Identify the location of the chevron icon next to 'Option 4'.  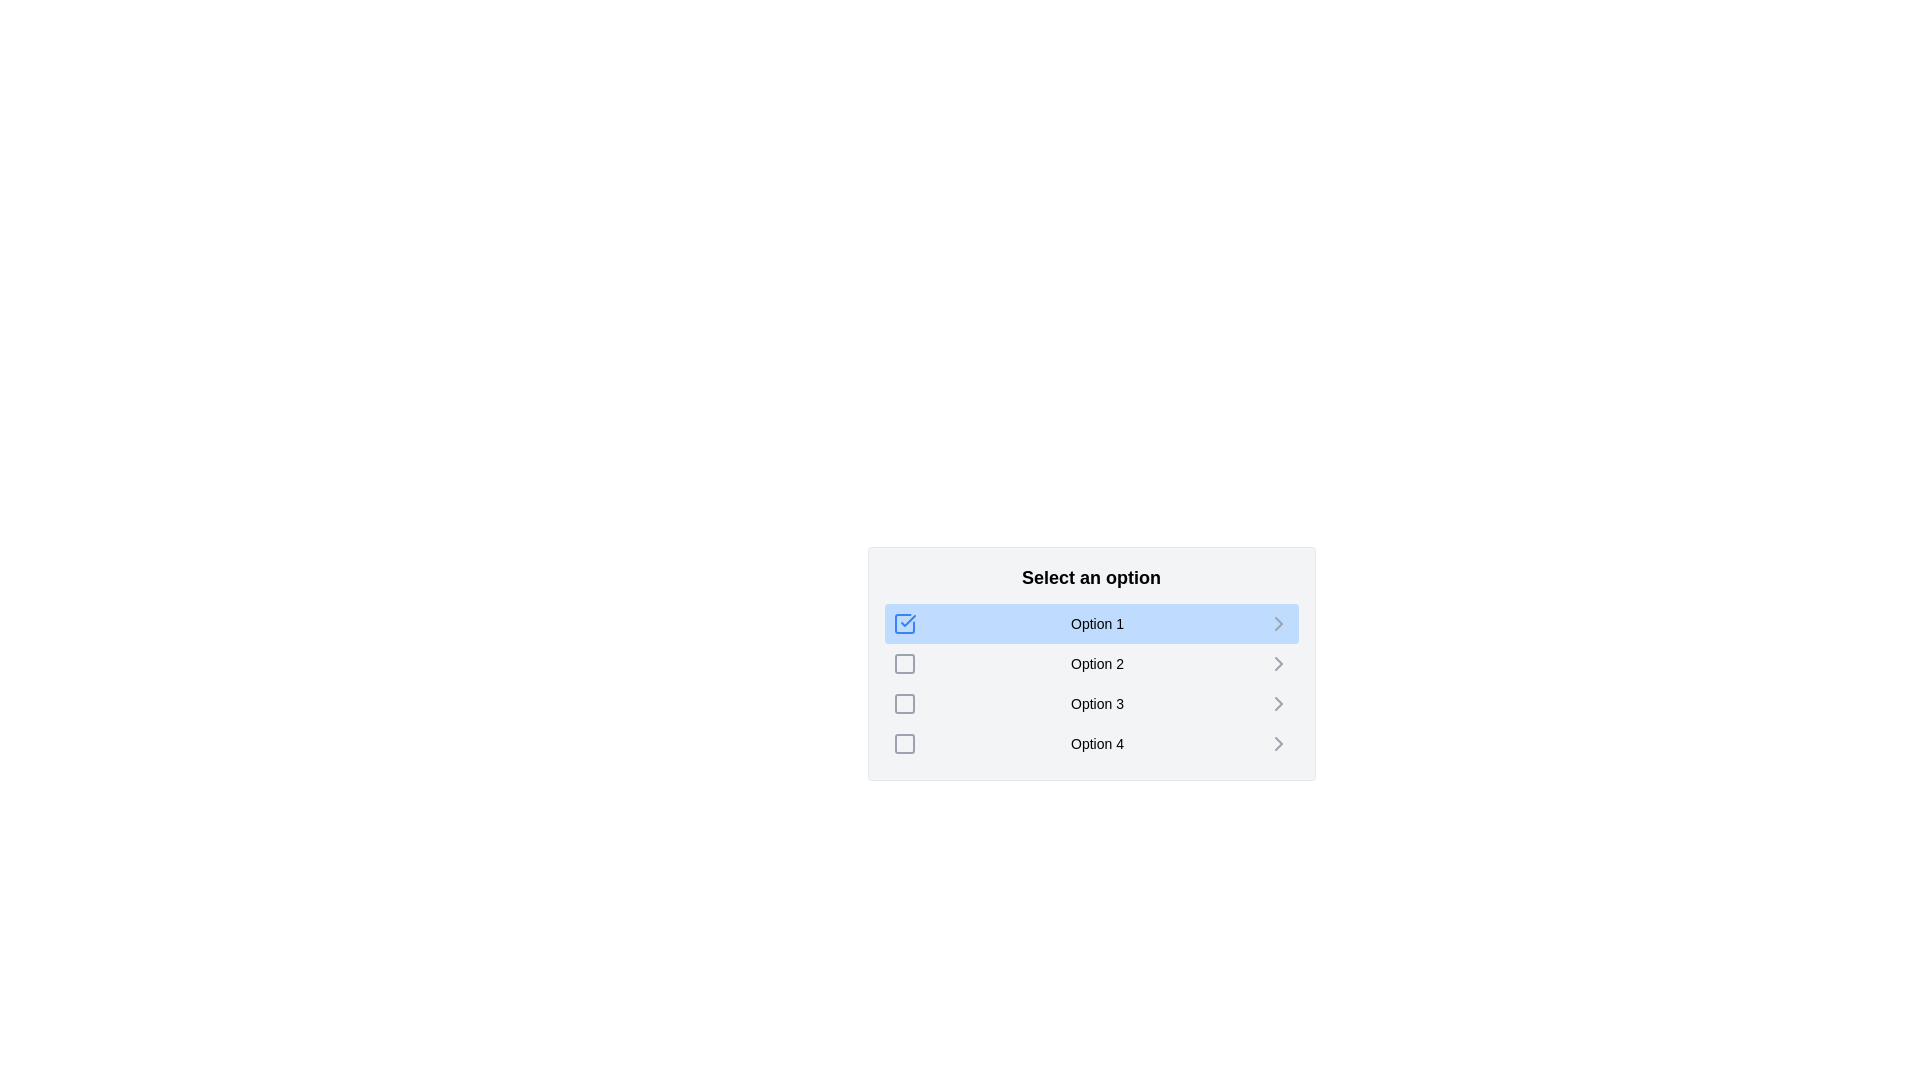
(1277, 744).